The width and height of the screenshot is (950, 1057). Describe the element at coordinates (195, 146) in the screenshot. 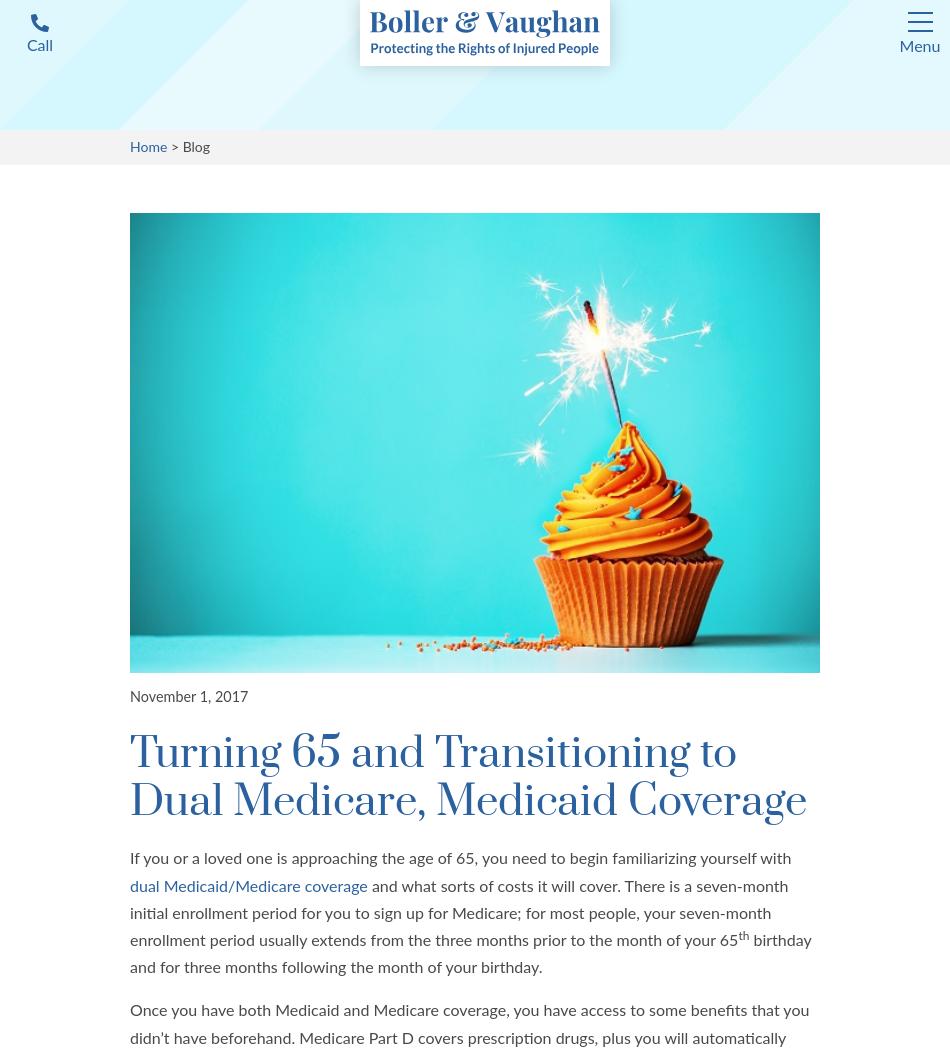

I see `'Blog'` at that location.